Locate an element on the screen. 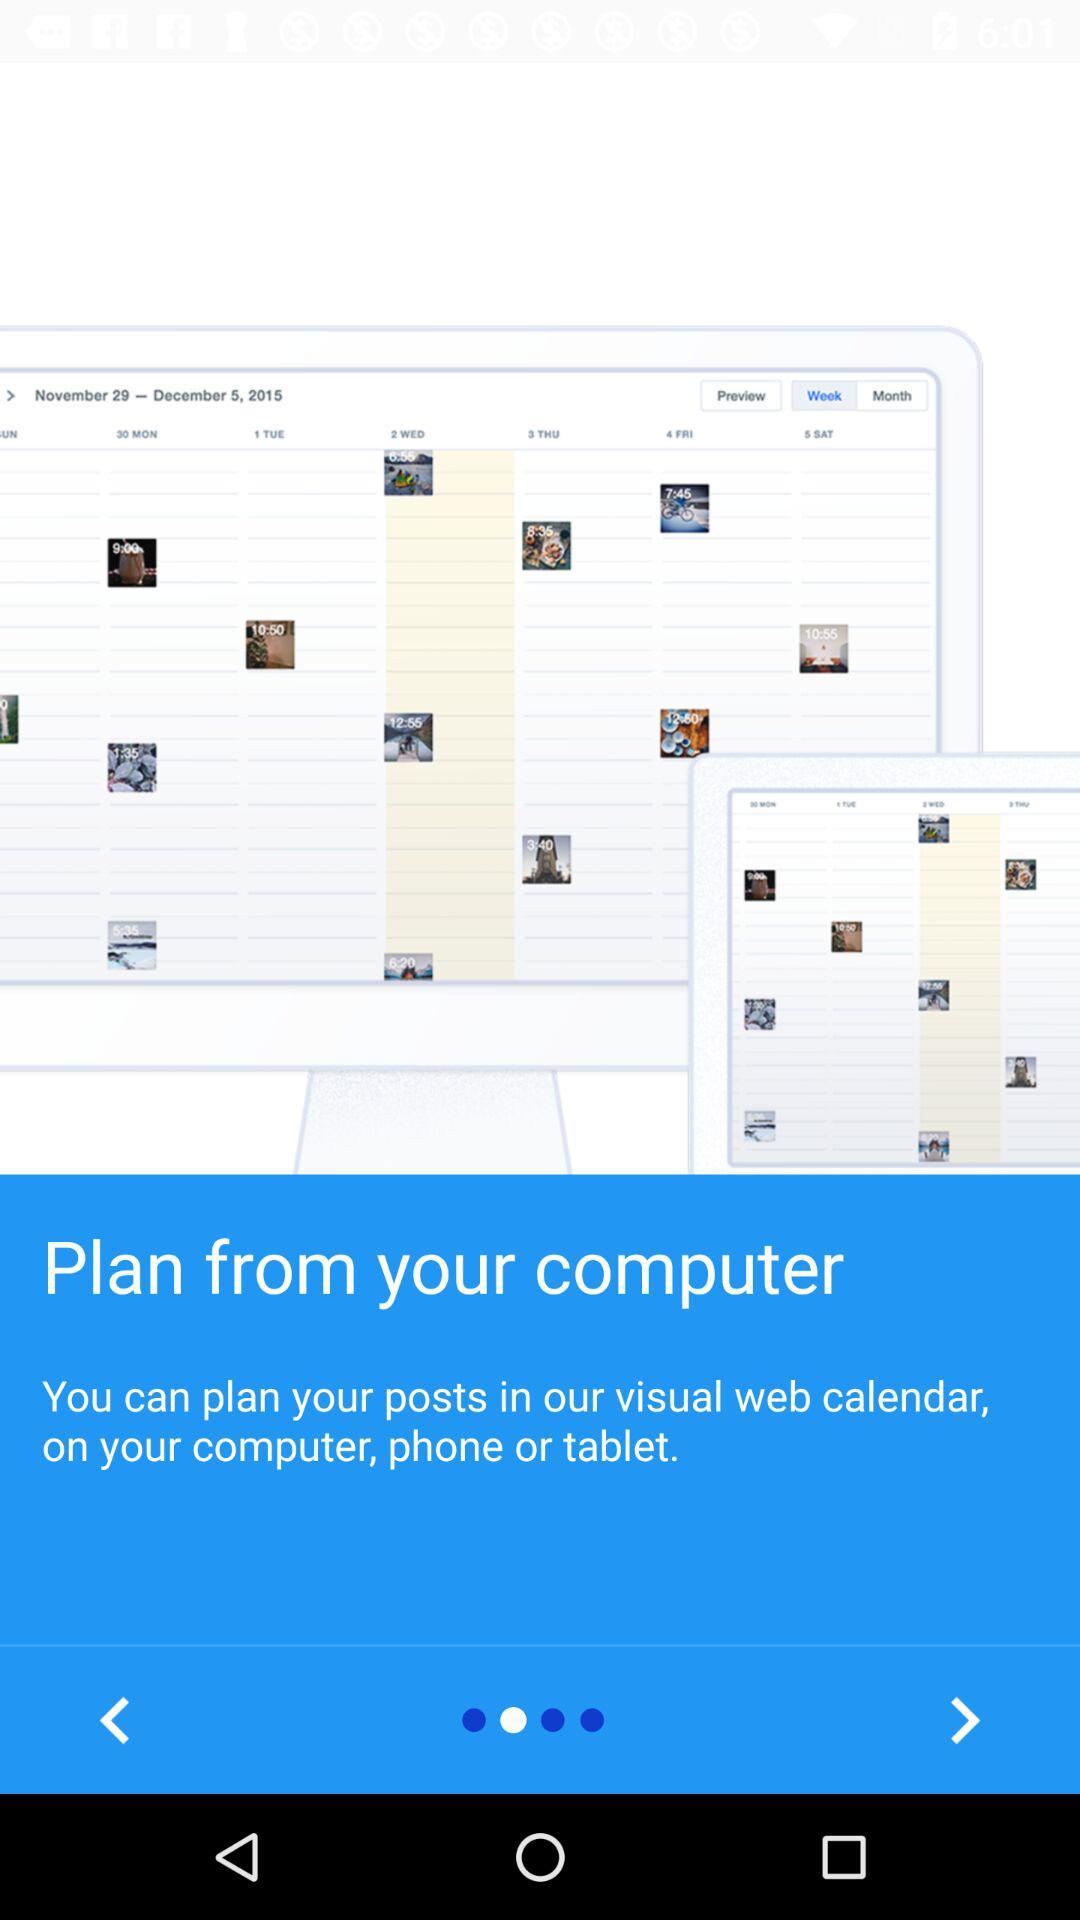 The height and width of the screenshot is (1920, 1080). to move ahead is located at coordinates (963, 1719).